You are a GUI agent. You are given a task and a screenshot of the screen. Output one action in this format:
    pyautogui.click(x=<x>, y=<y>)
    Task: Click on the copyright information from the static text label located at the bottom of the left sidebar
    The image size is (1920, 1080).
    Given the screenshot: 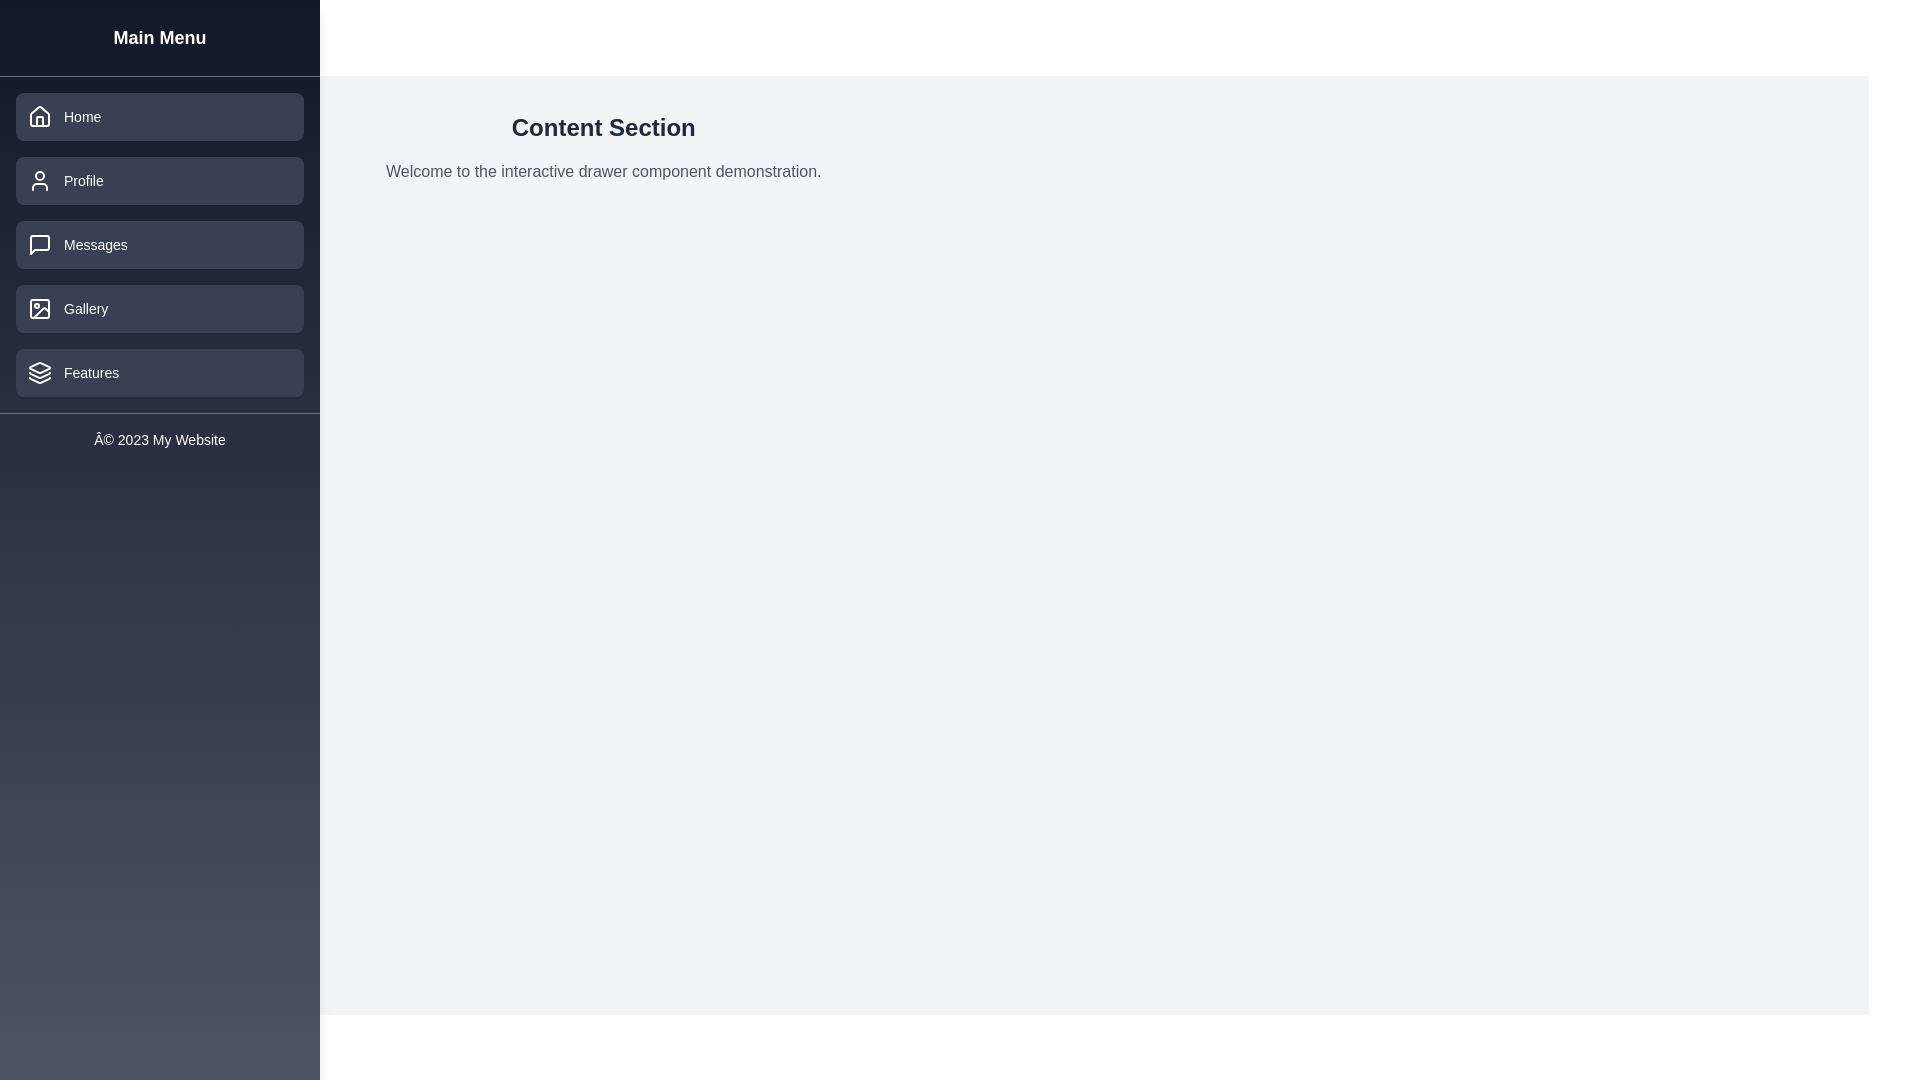 What is the action you would take?
    pyautogui.click(x=158, y=438)
    